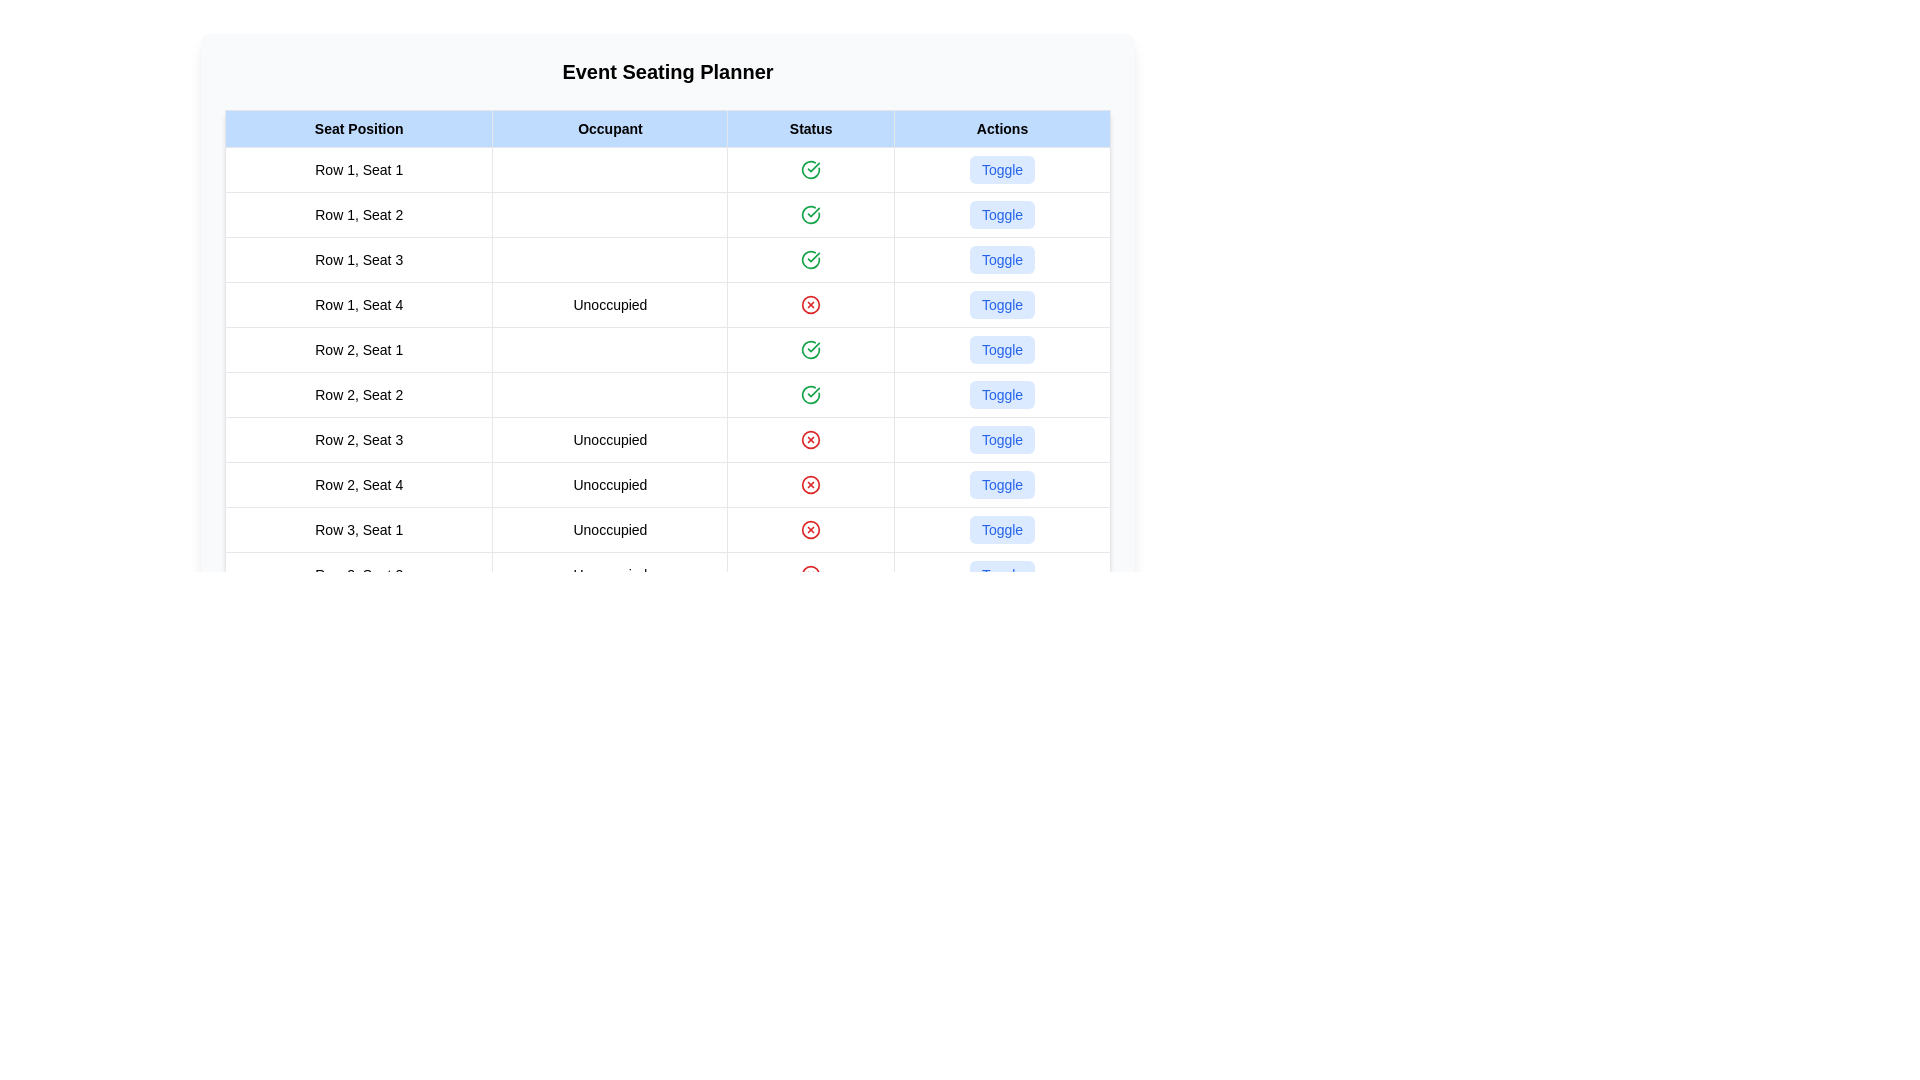  I want to click on status indicator in the second row of the table, which shows 'Row 1, Seat 2' and a green check, to check its current state, so click(667, 215).